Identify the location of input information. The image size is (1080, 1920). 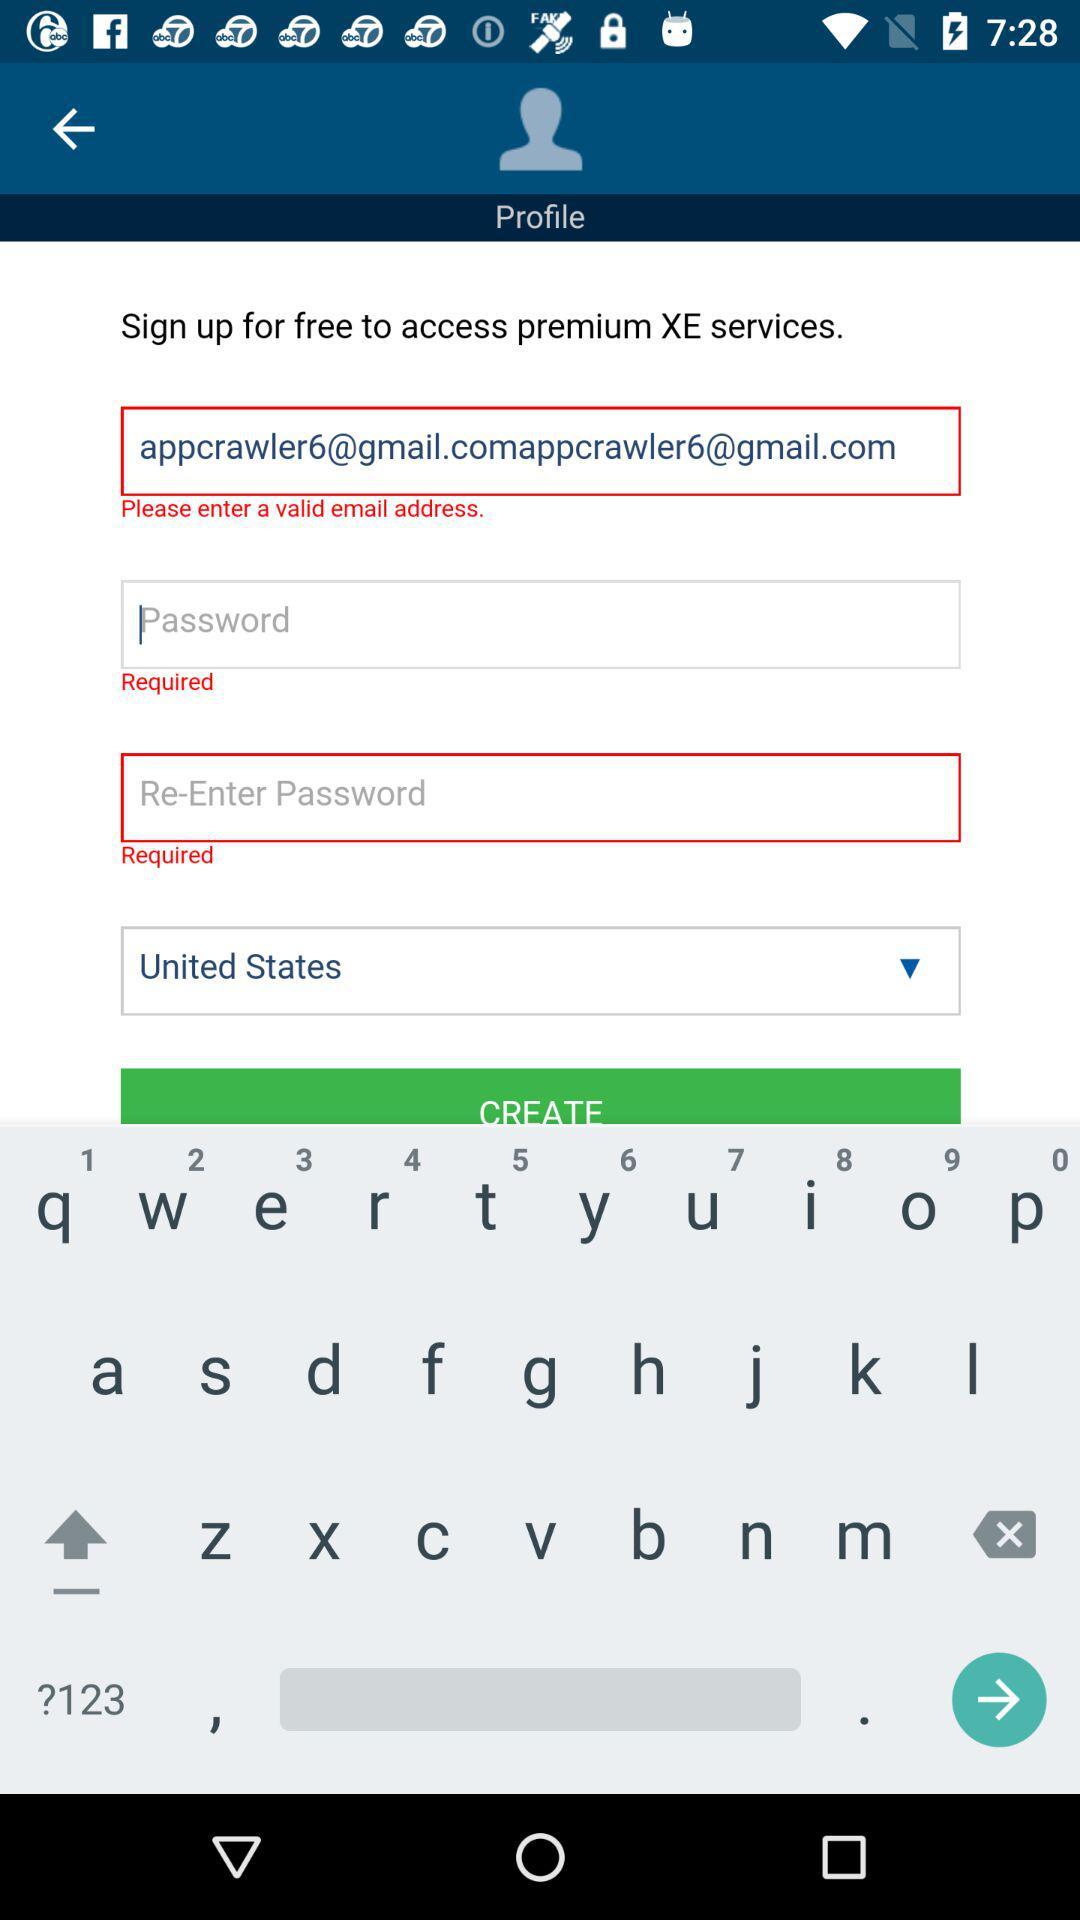
(540, 1017).